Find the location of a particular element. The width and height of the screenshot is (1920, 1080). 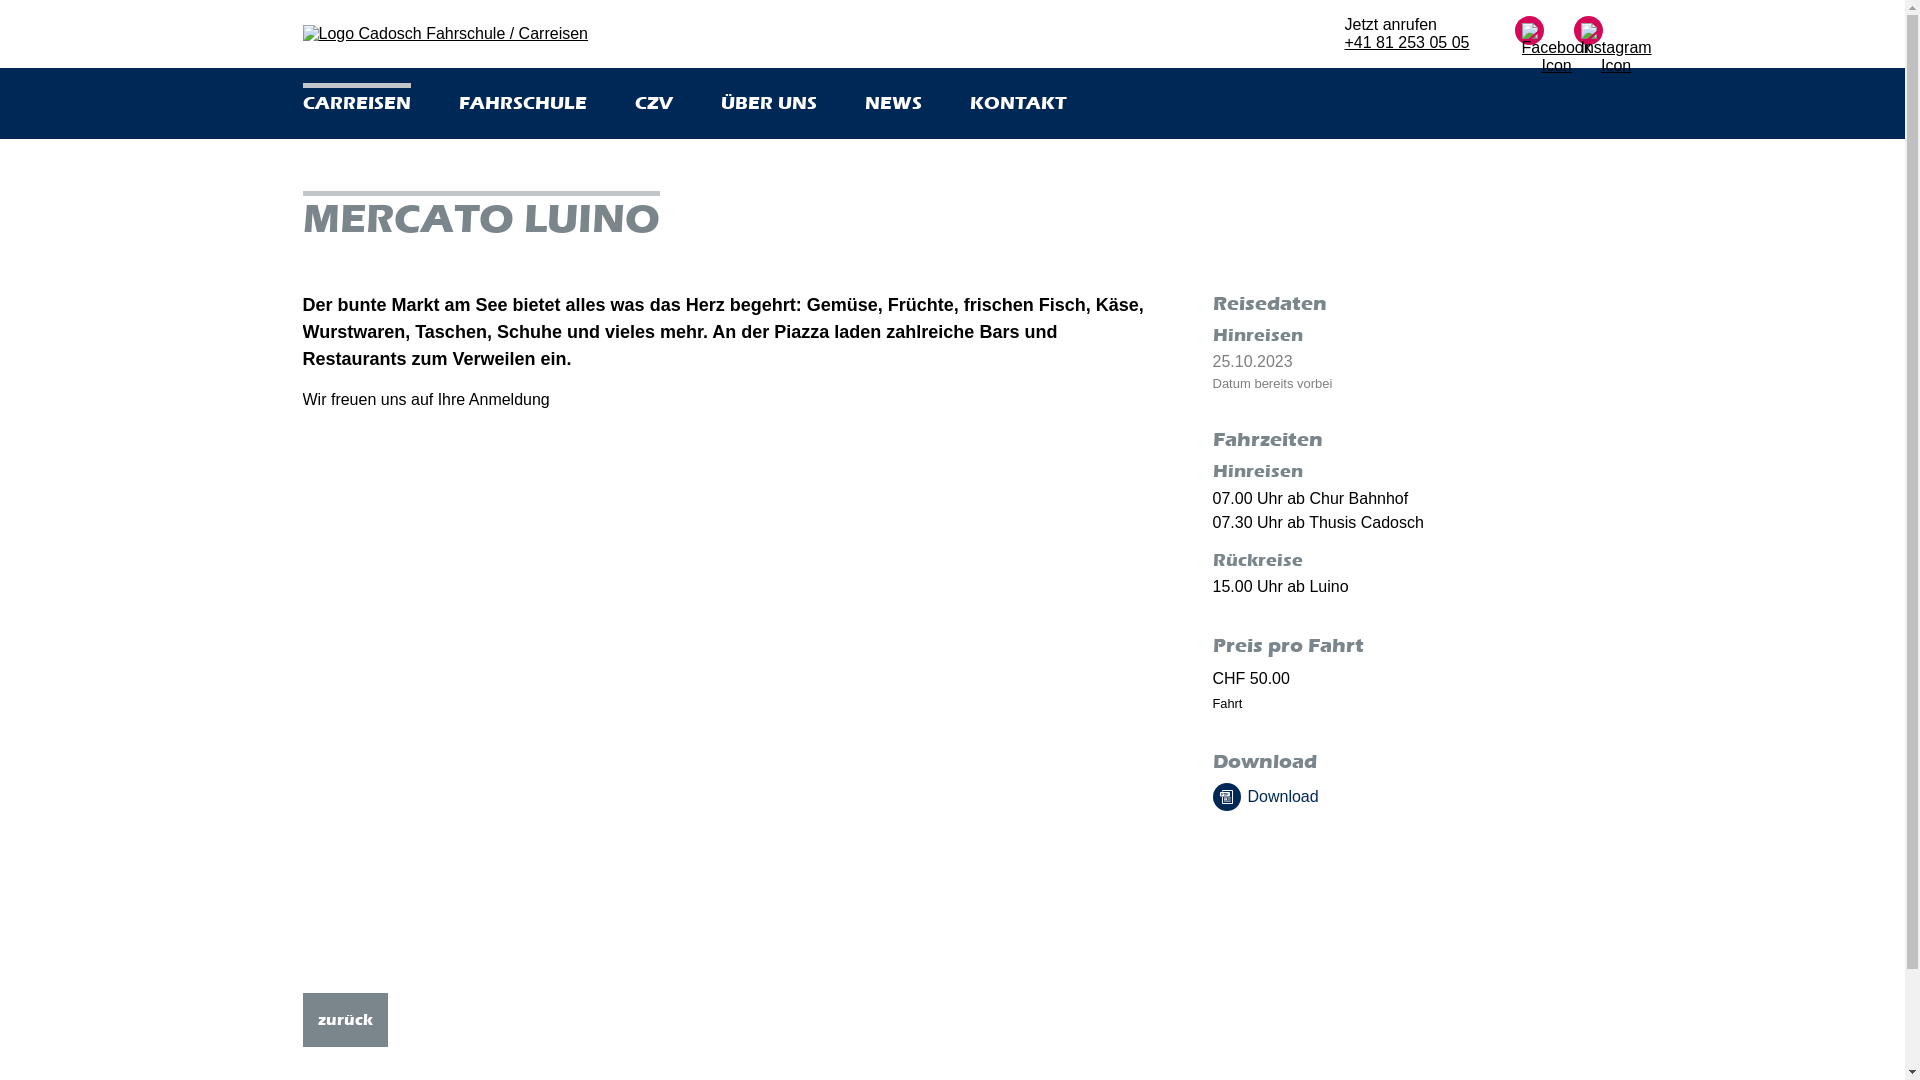

'Folge Cadosch Fahrschule / Carreisen auf Instagram' is located at coordinates (1586, 48).